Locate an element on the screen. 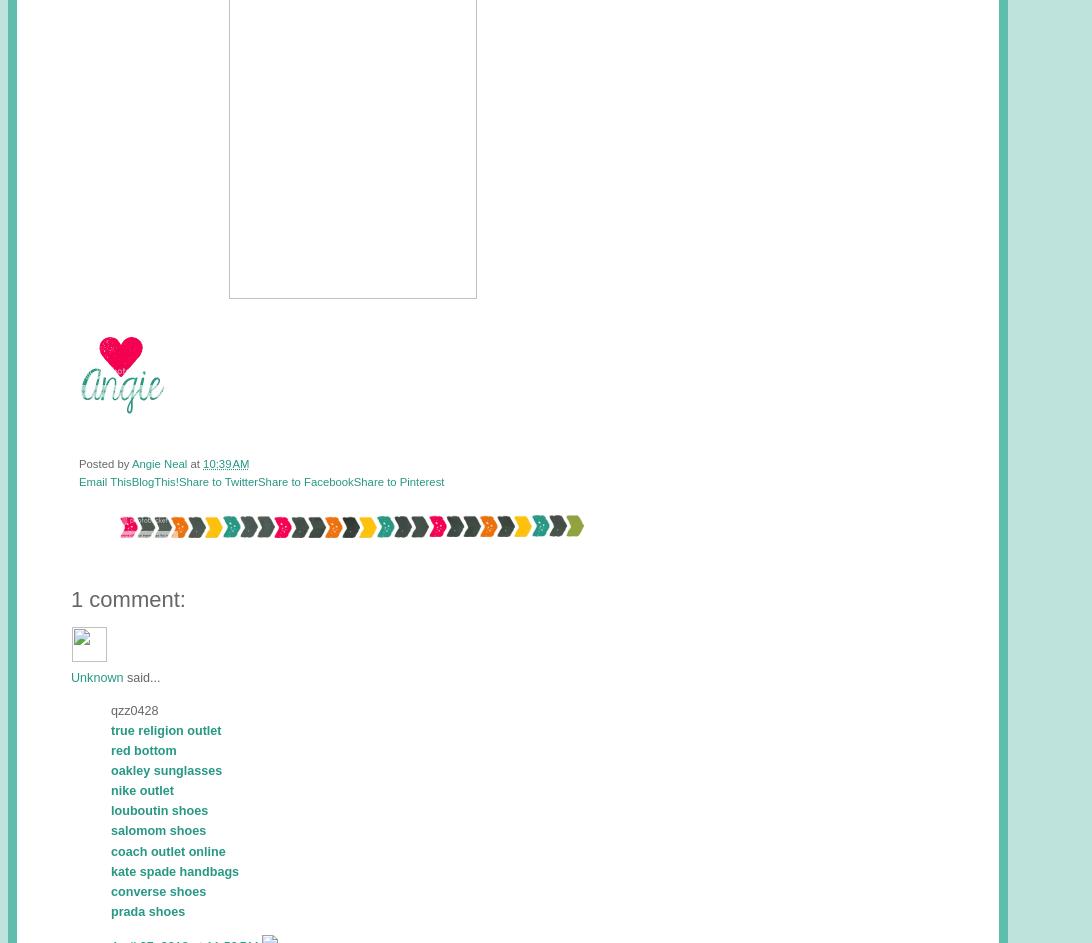  'converse shoes' is located at coordinates (158, 891).